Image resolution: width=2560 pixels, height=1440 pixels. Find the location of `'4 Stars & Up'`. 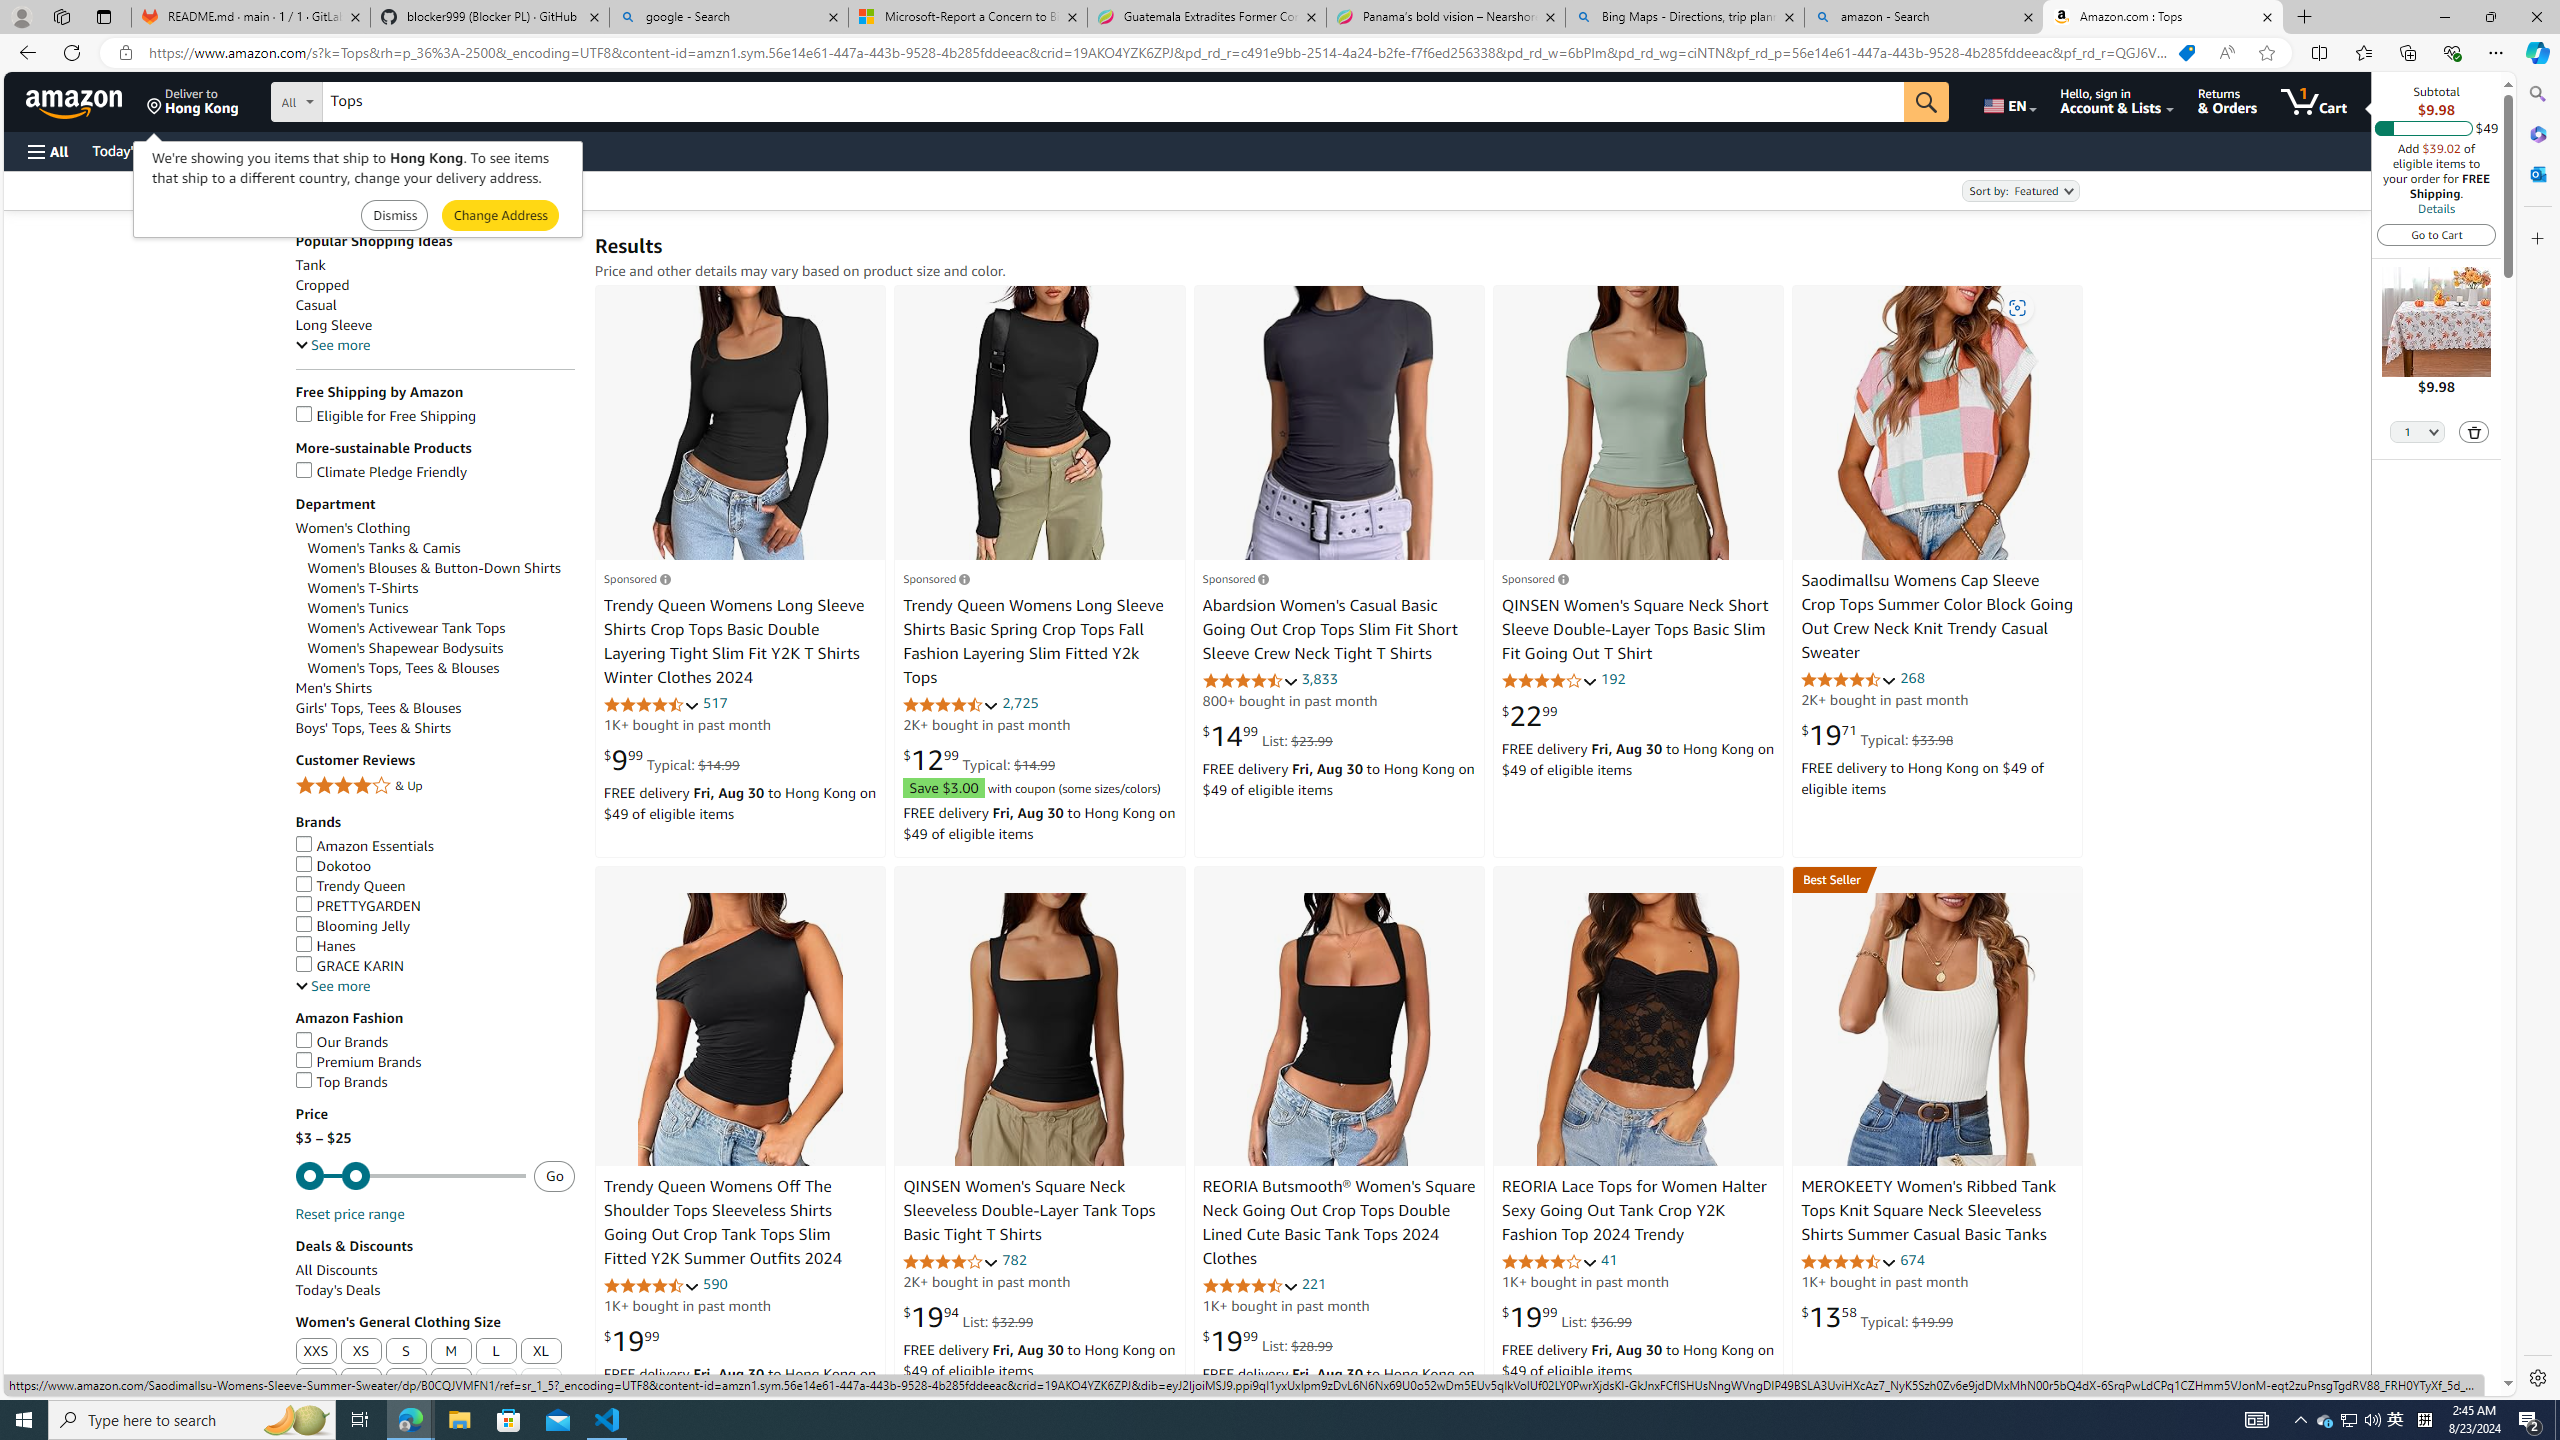

'4 Stars & Up' is located at coordinates (435, 785).